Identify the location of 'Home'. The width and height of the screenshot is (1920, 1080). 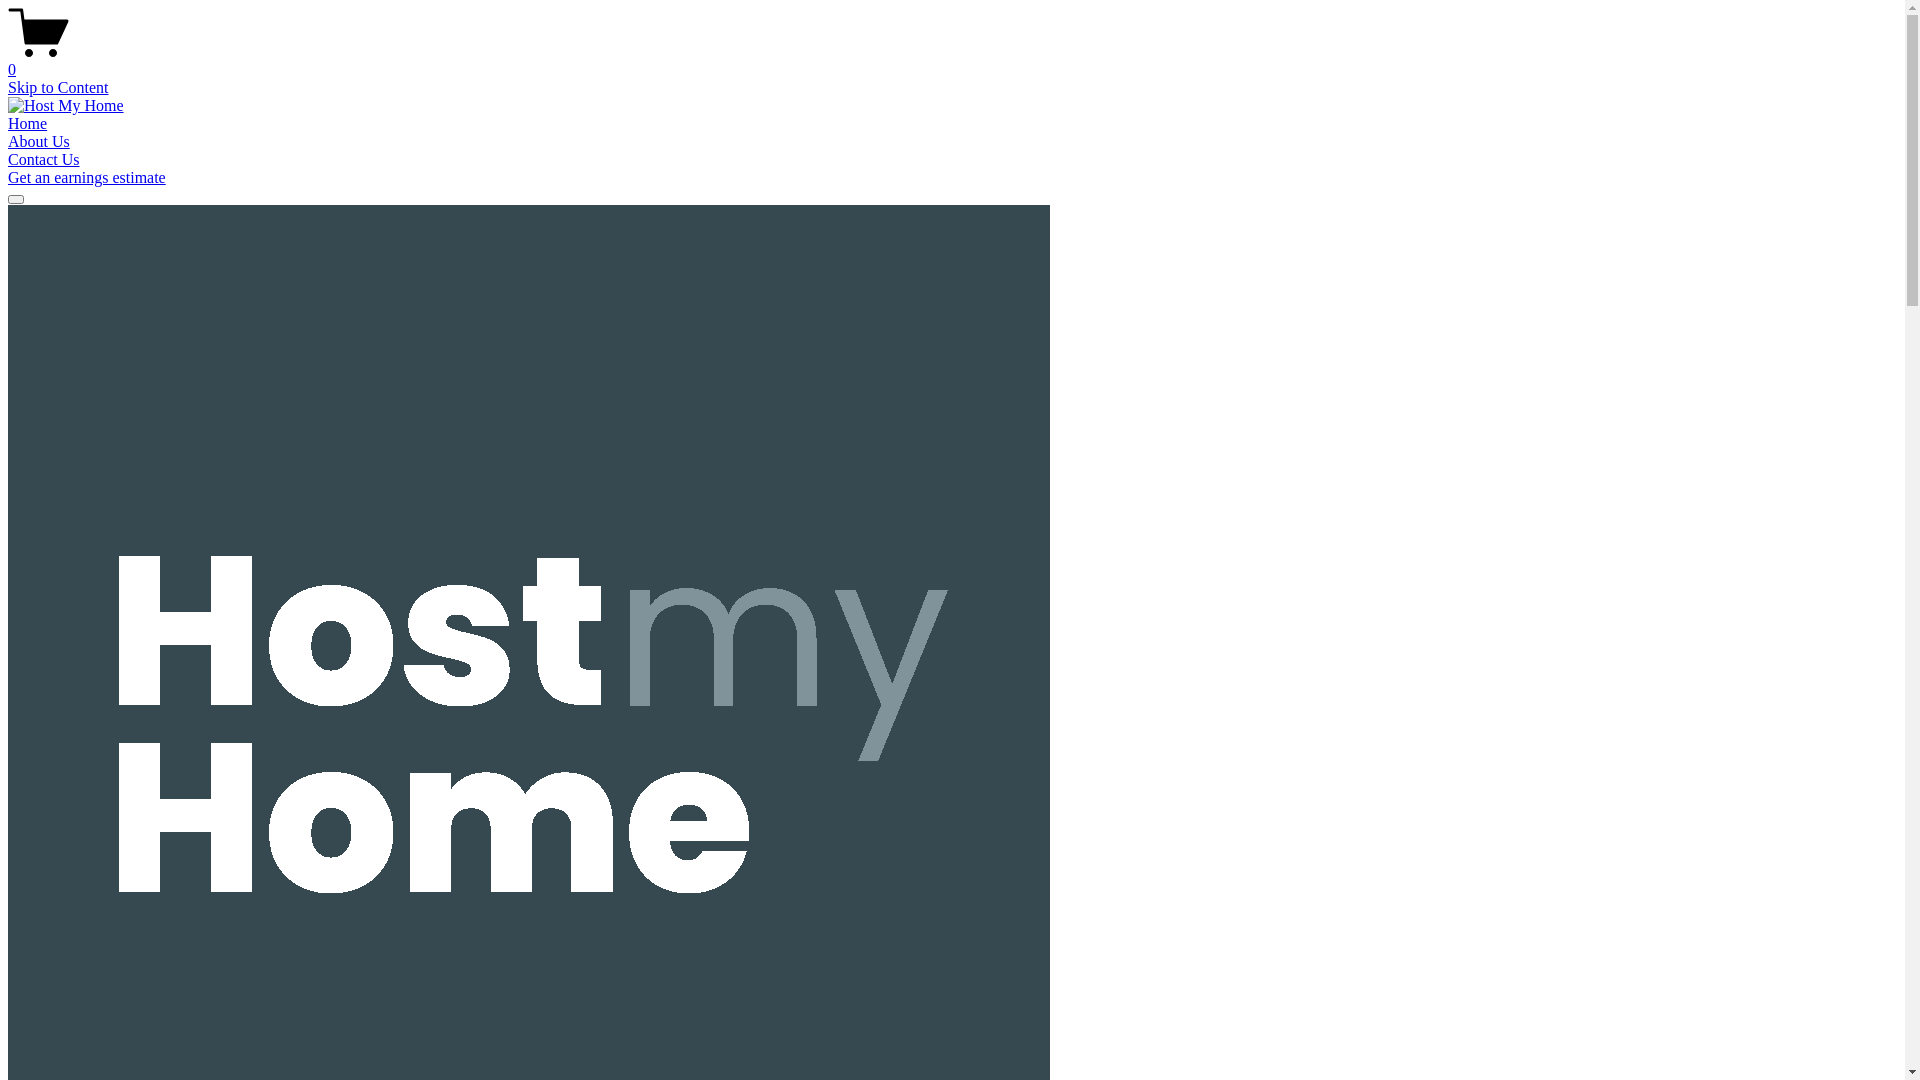
(27, 123).